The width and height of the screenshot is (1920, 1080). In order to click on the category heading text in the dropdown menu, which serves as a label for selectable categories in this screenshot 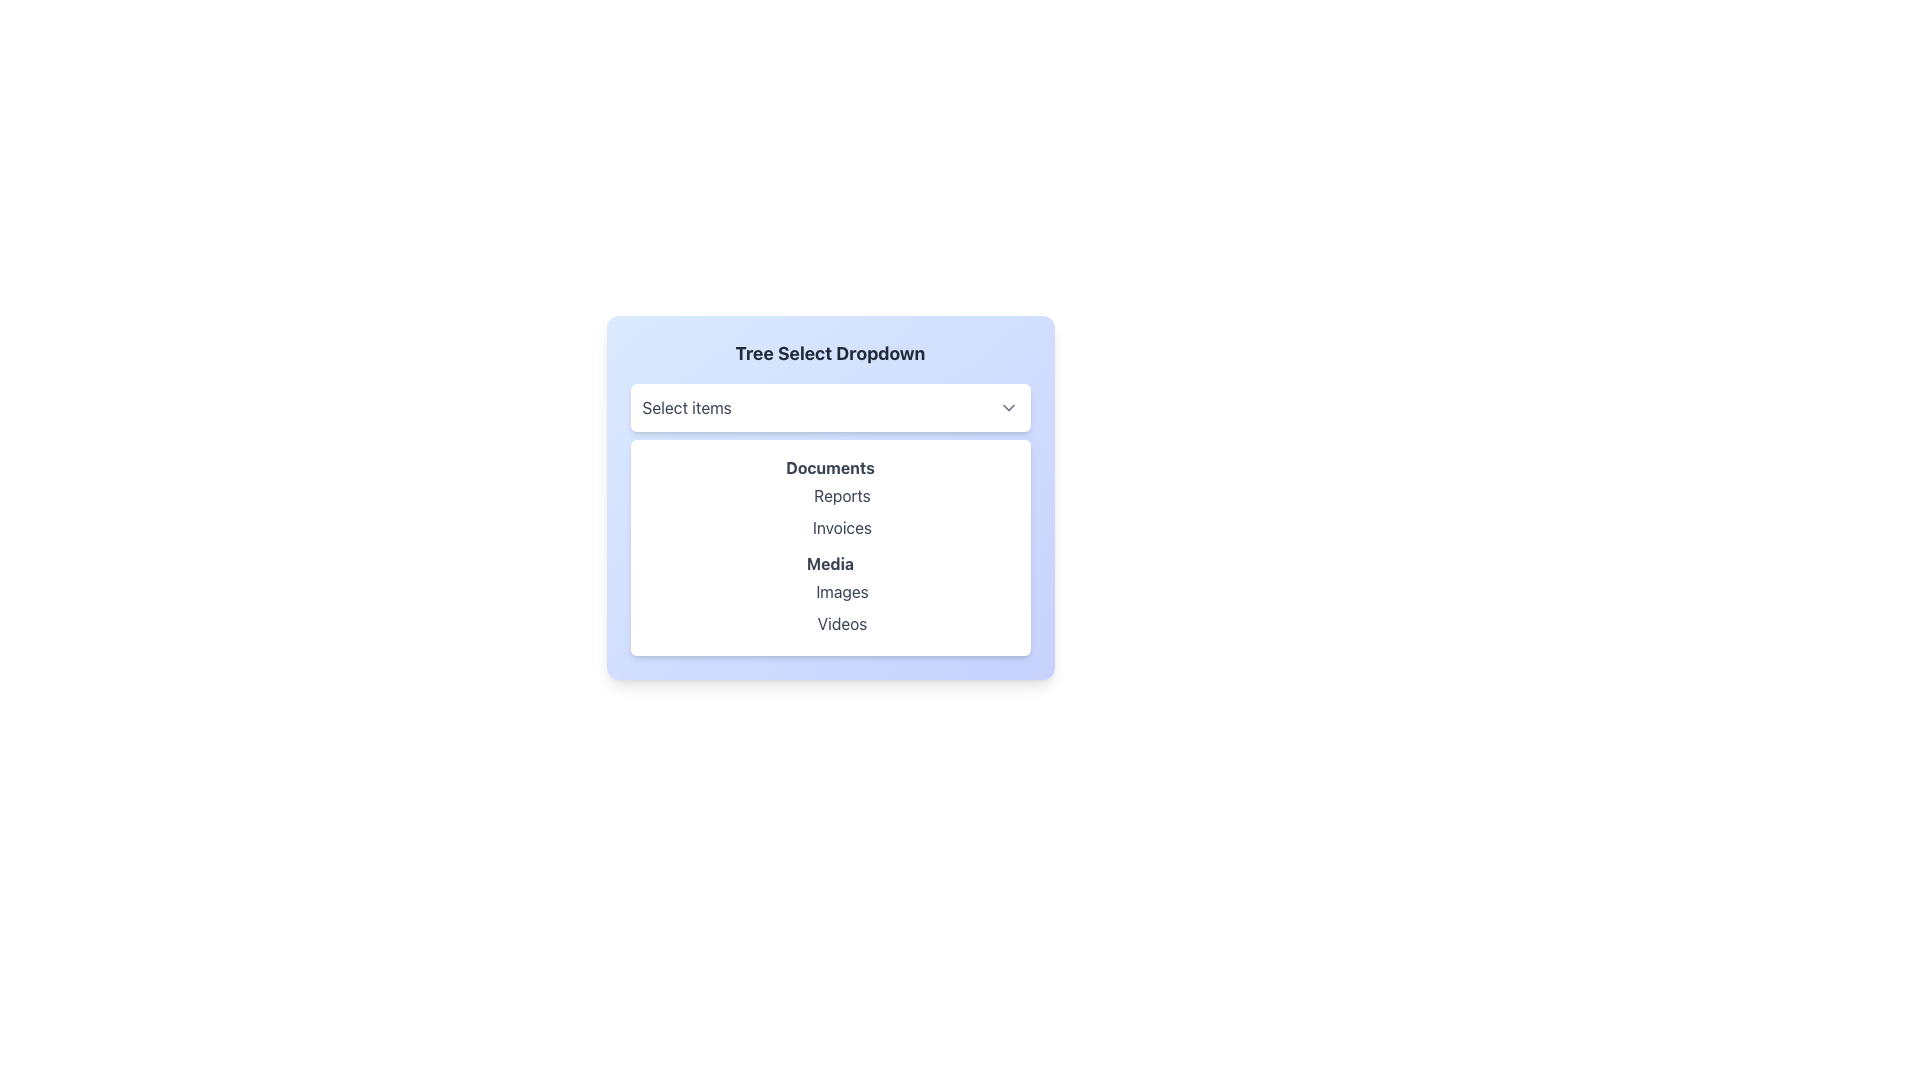, I will do `click(830, 563)`.